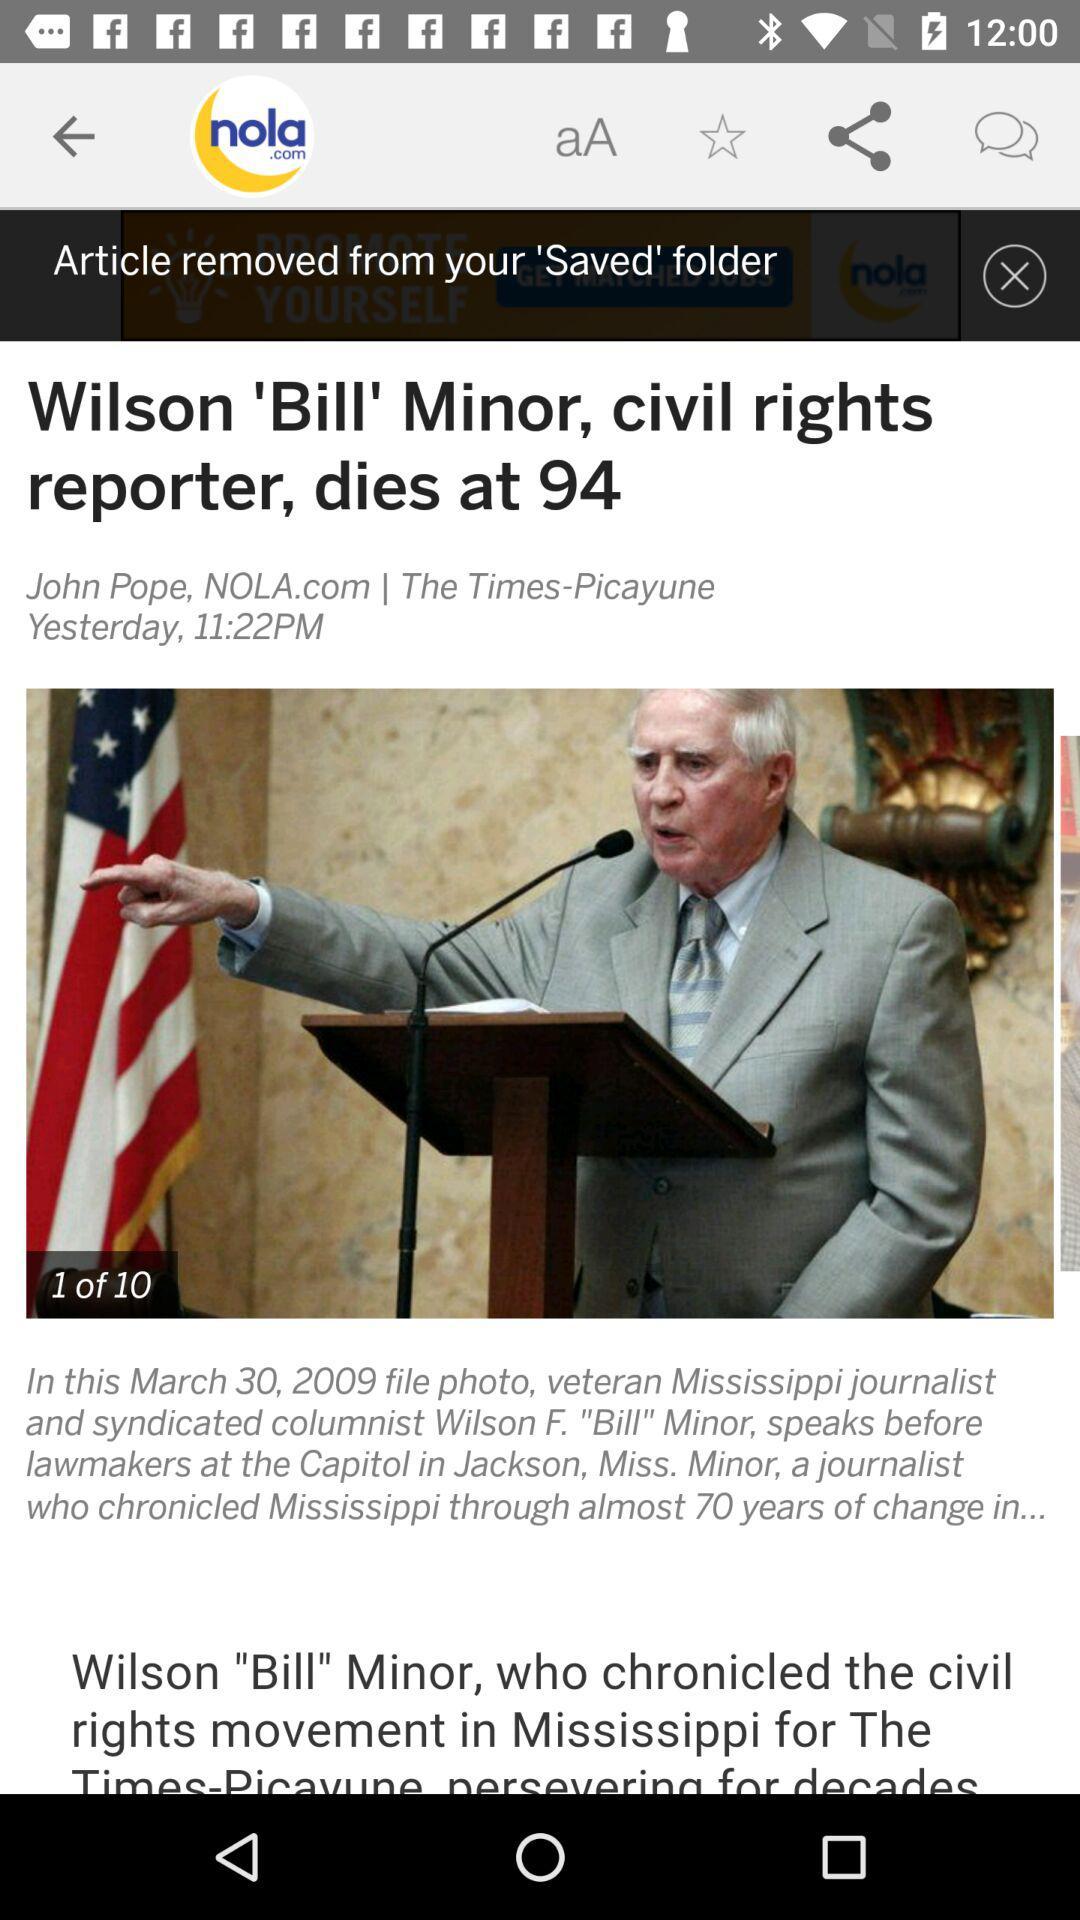  I want to click on alert saying article removed from saved, so click(540, 274).